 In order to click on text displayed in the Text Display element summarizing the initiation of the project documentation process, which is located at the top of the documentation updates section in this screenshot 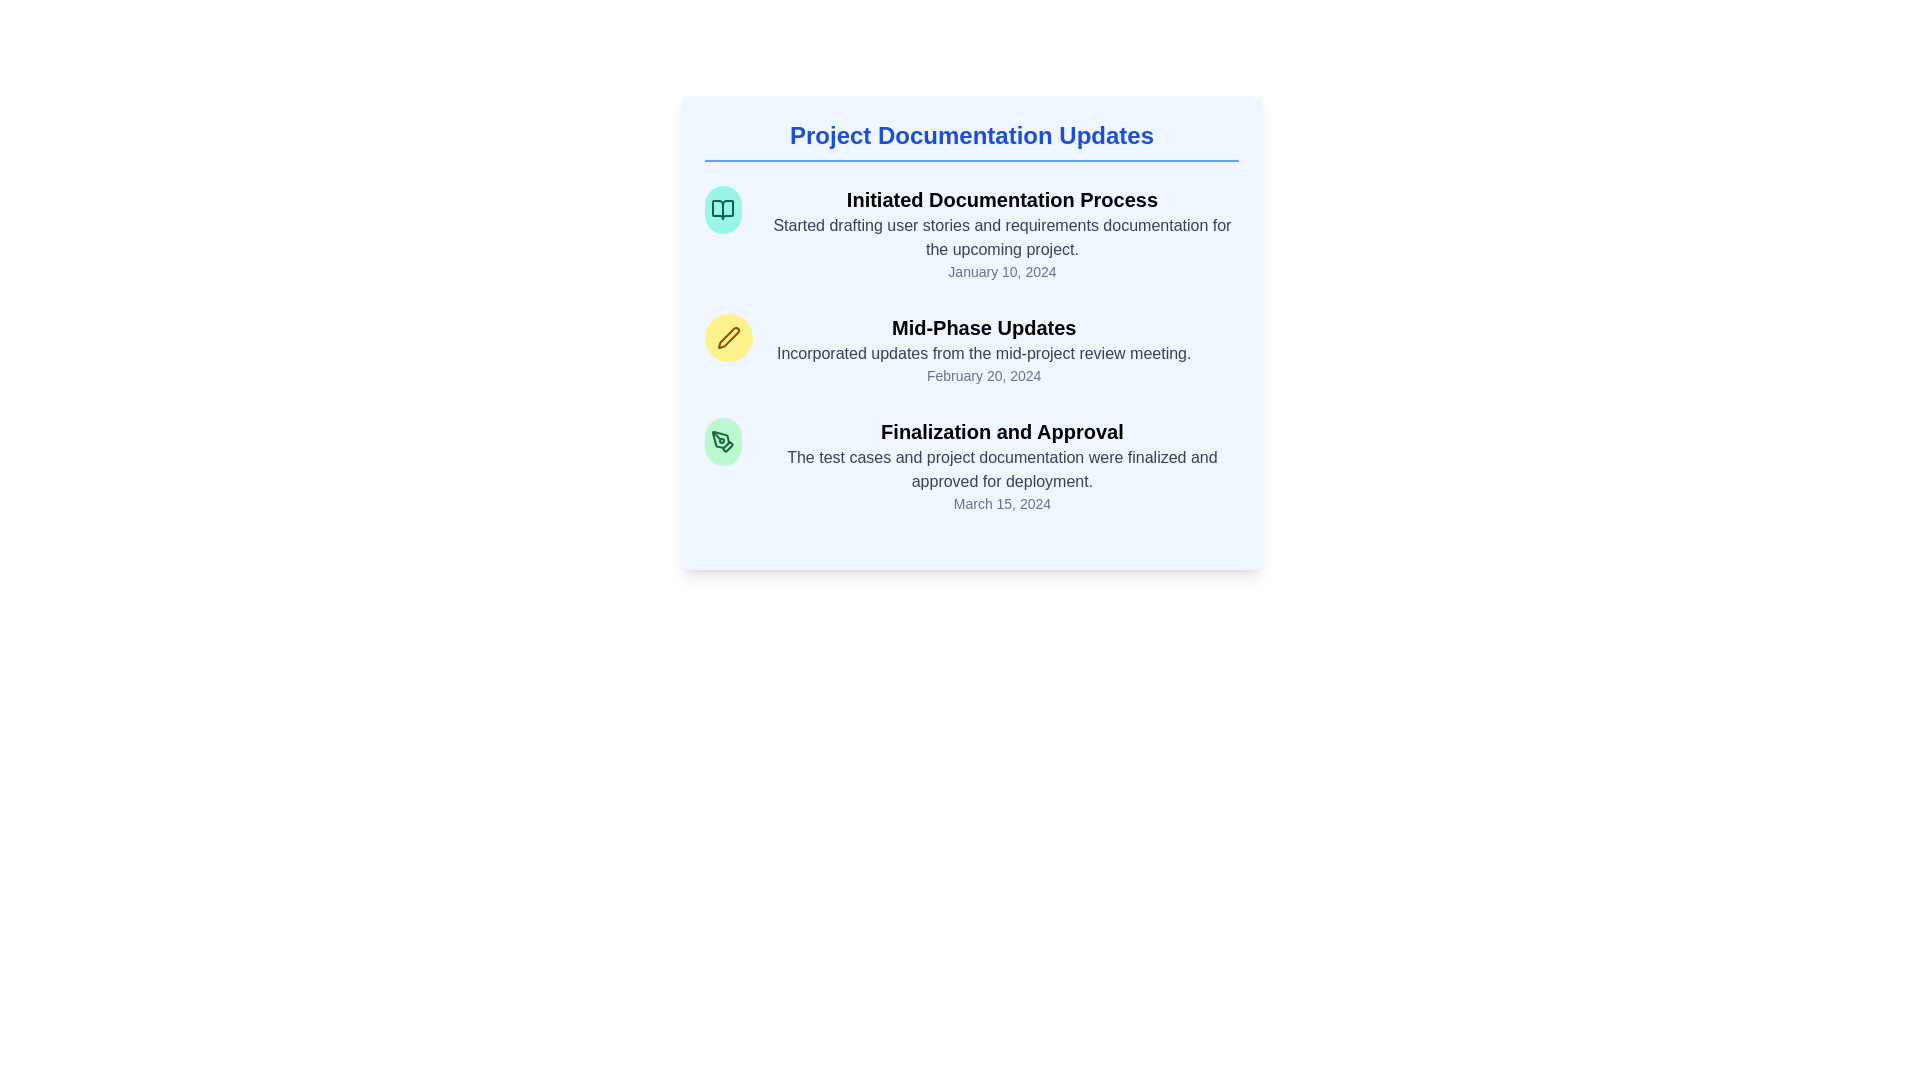, I will do `click(1002, 233)`.